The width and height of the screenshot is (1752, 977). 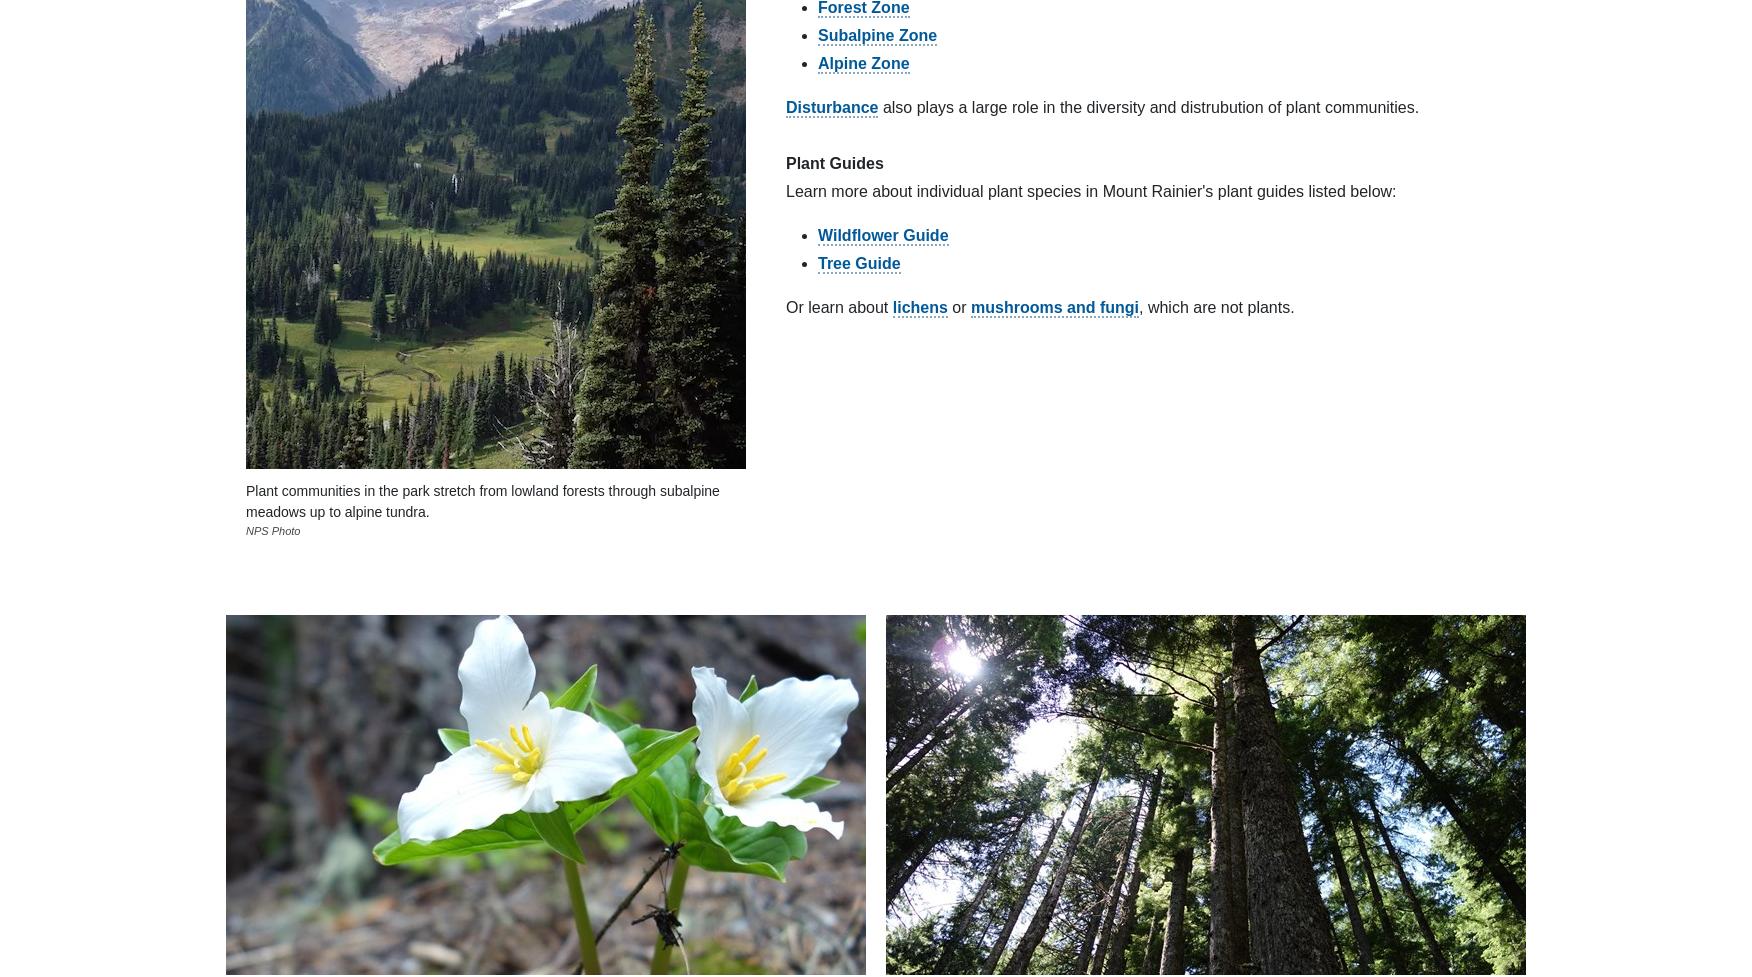 I want to click on 'An official form of the United States government.
          Provided by', so click(x=652, y=331).